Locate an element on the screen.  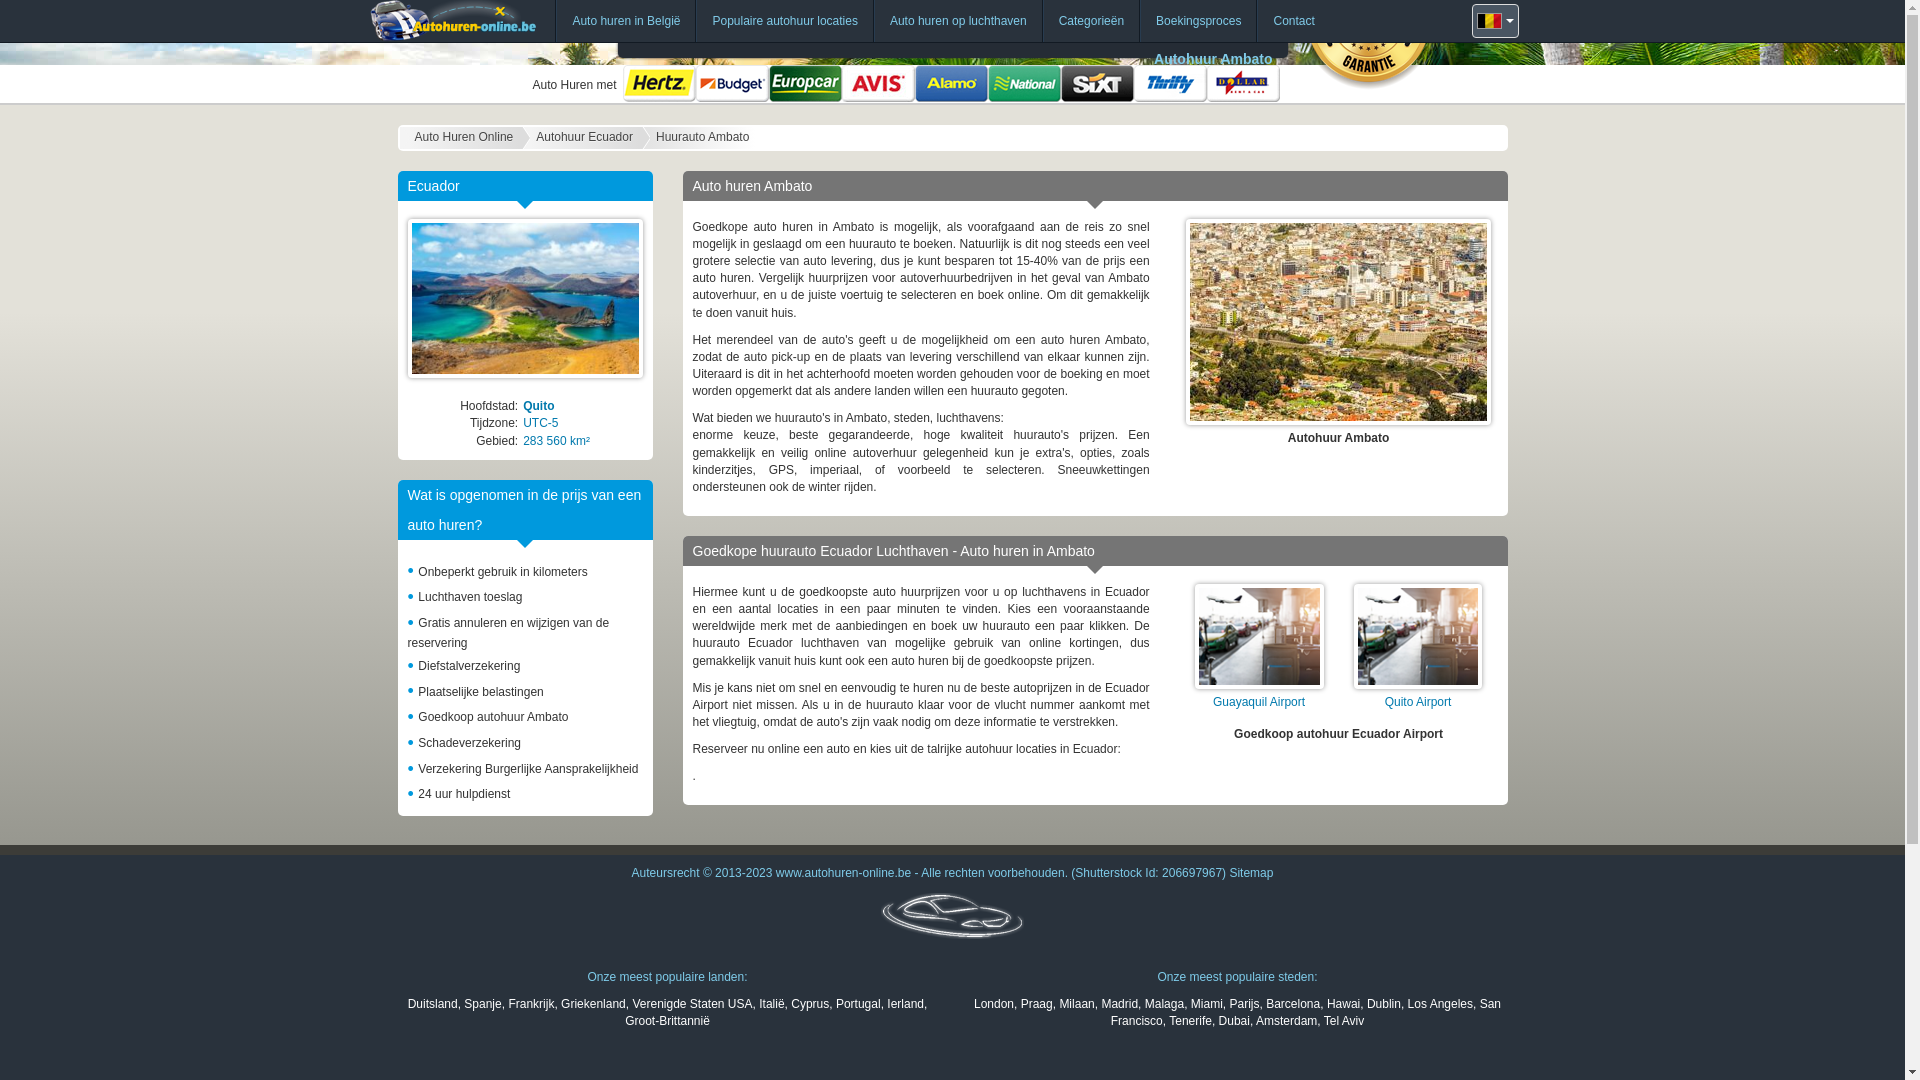
'Cyprus' is located at coordinates (810, 1003).